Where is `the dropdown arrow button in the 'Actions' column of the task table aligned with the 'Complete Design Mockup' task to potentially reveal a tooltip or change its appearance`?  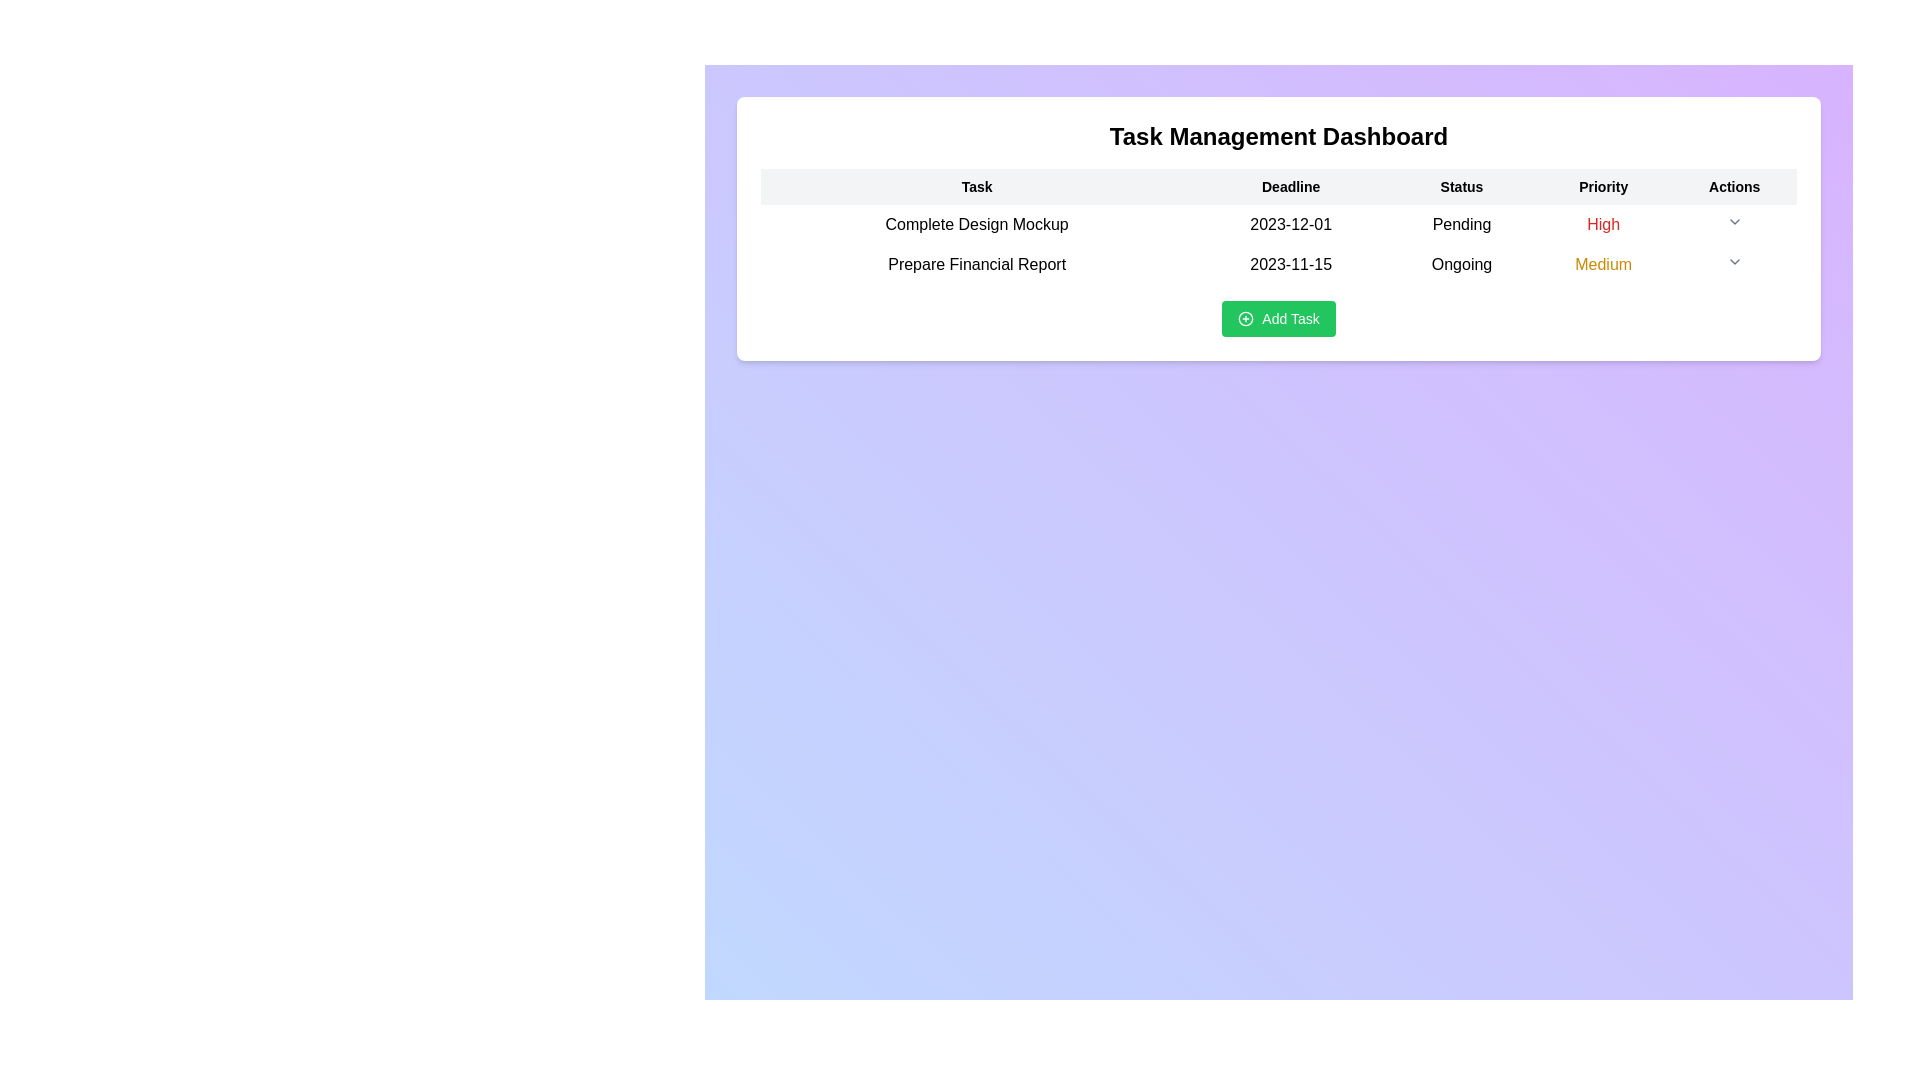
the dropdown arrow button in the 'Actions' column of the task table aligned with the 'Complete Design Mockup' task to potentially reveal a tooltip or change its appearance is located at coordinates (1733, 224).